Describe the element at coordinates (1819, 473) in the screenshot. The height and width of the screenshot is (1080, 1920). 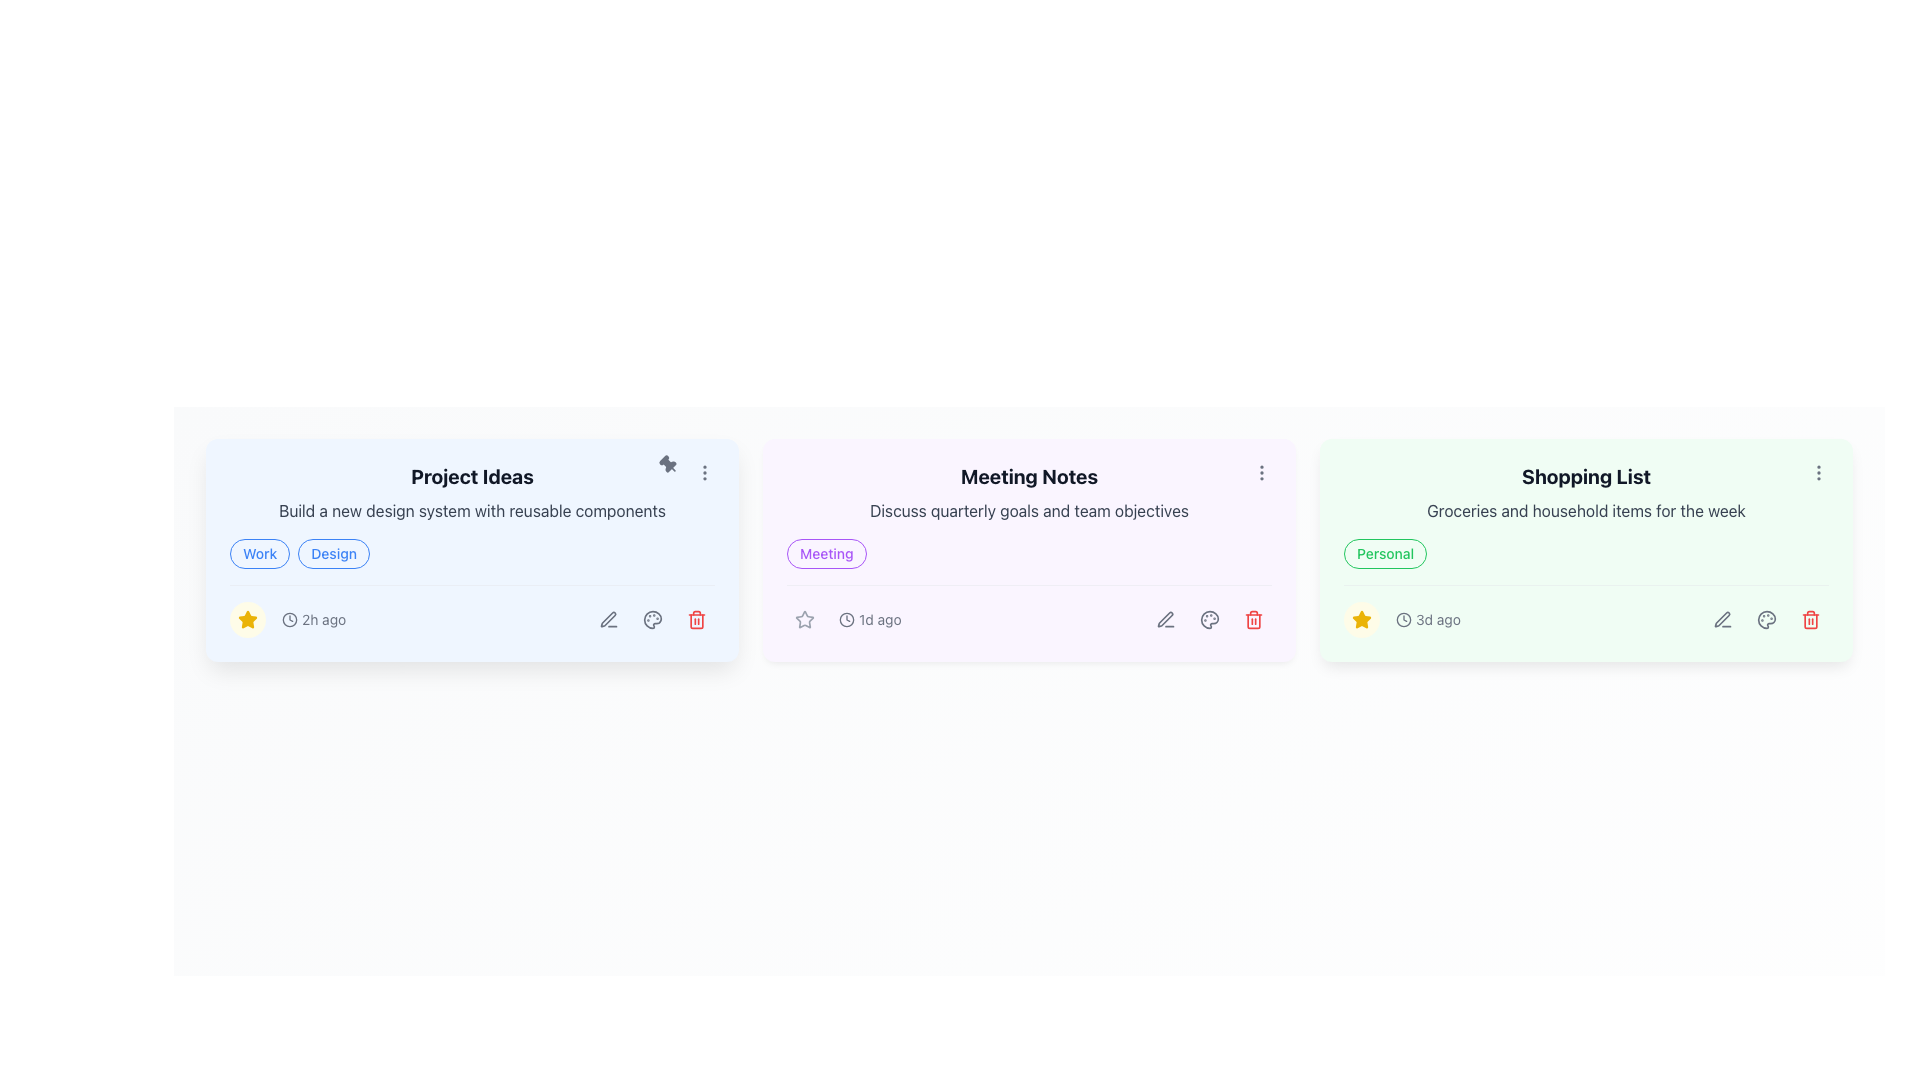
I see `the interactive button located in the top-right corner inside the 'Shopping List' card` at that location.